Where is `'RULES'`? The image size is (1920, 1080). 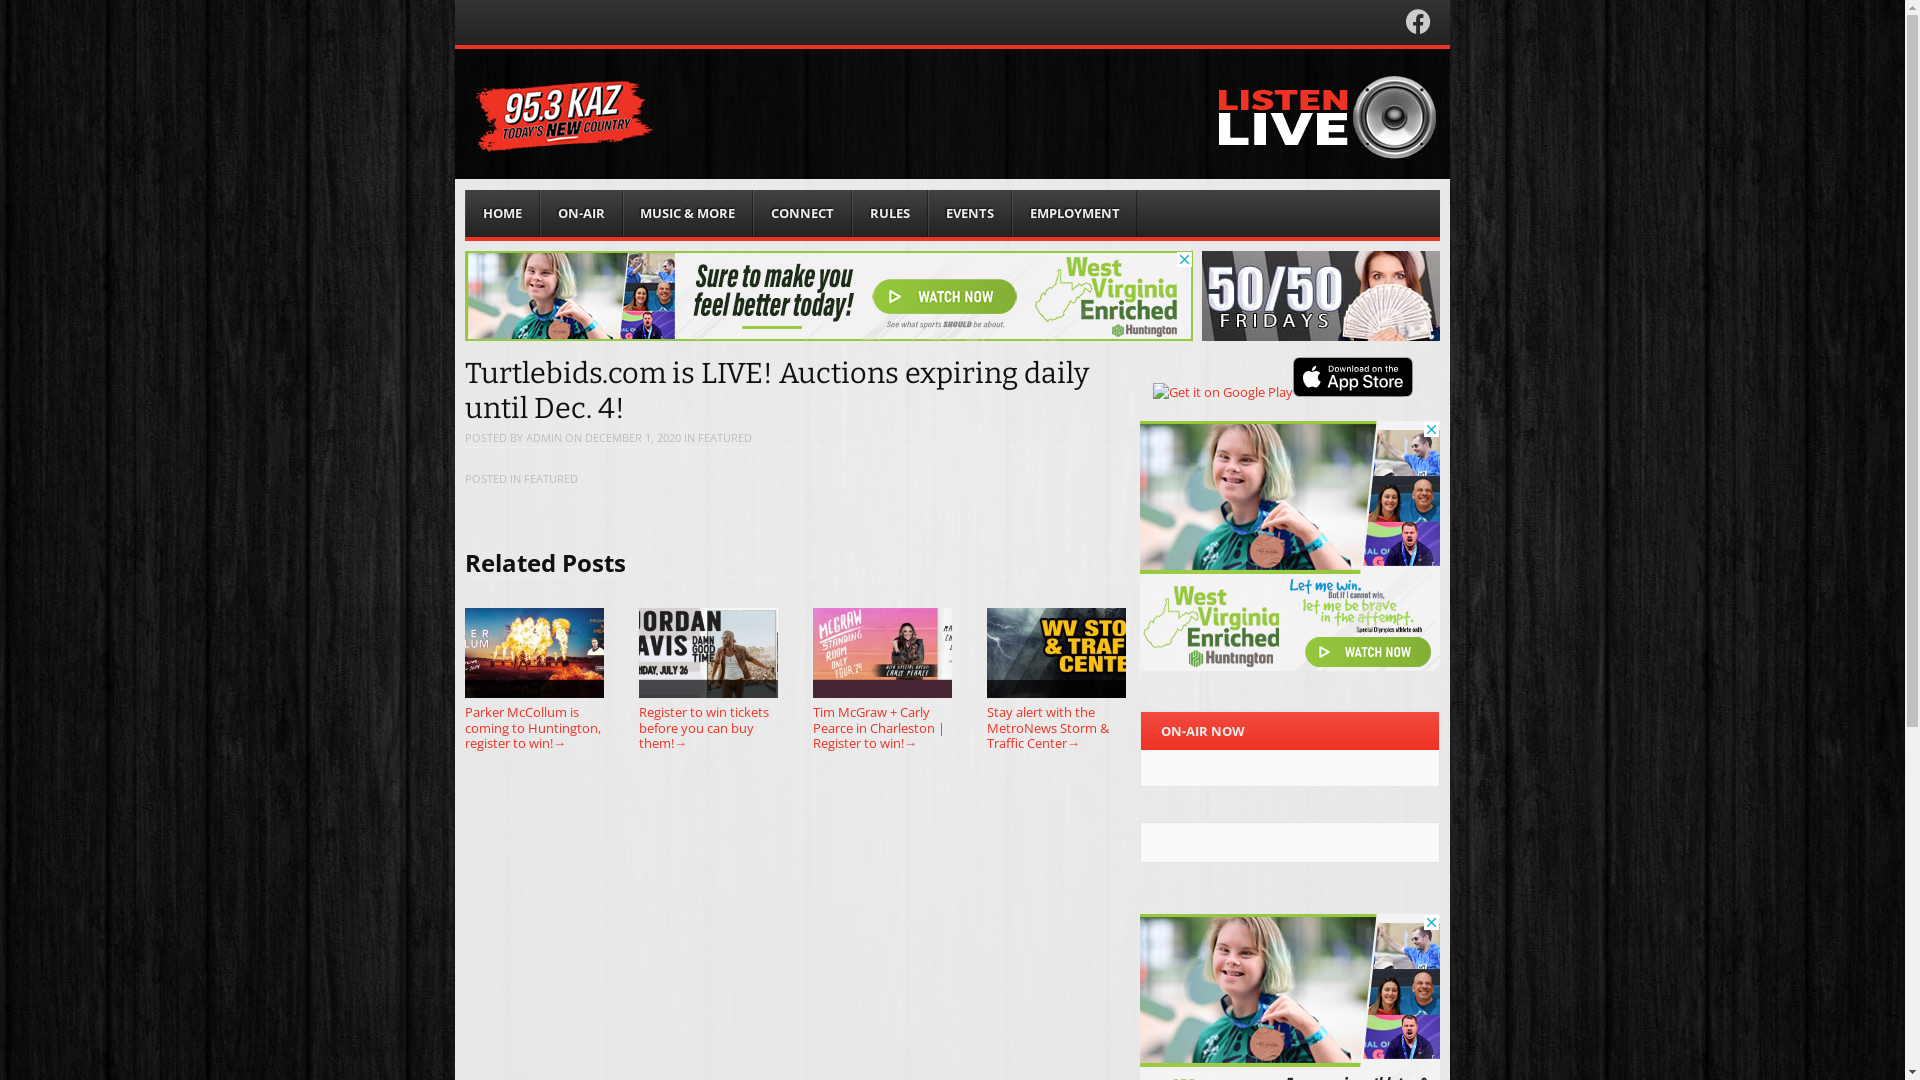
'RULES' is located at coordinates (888, 213).